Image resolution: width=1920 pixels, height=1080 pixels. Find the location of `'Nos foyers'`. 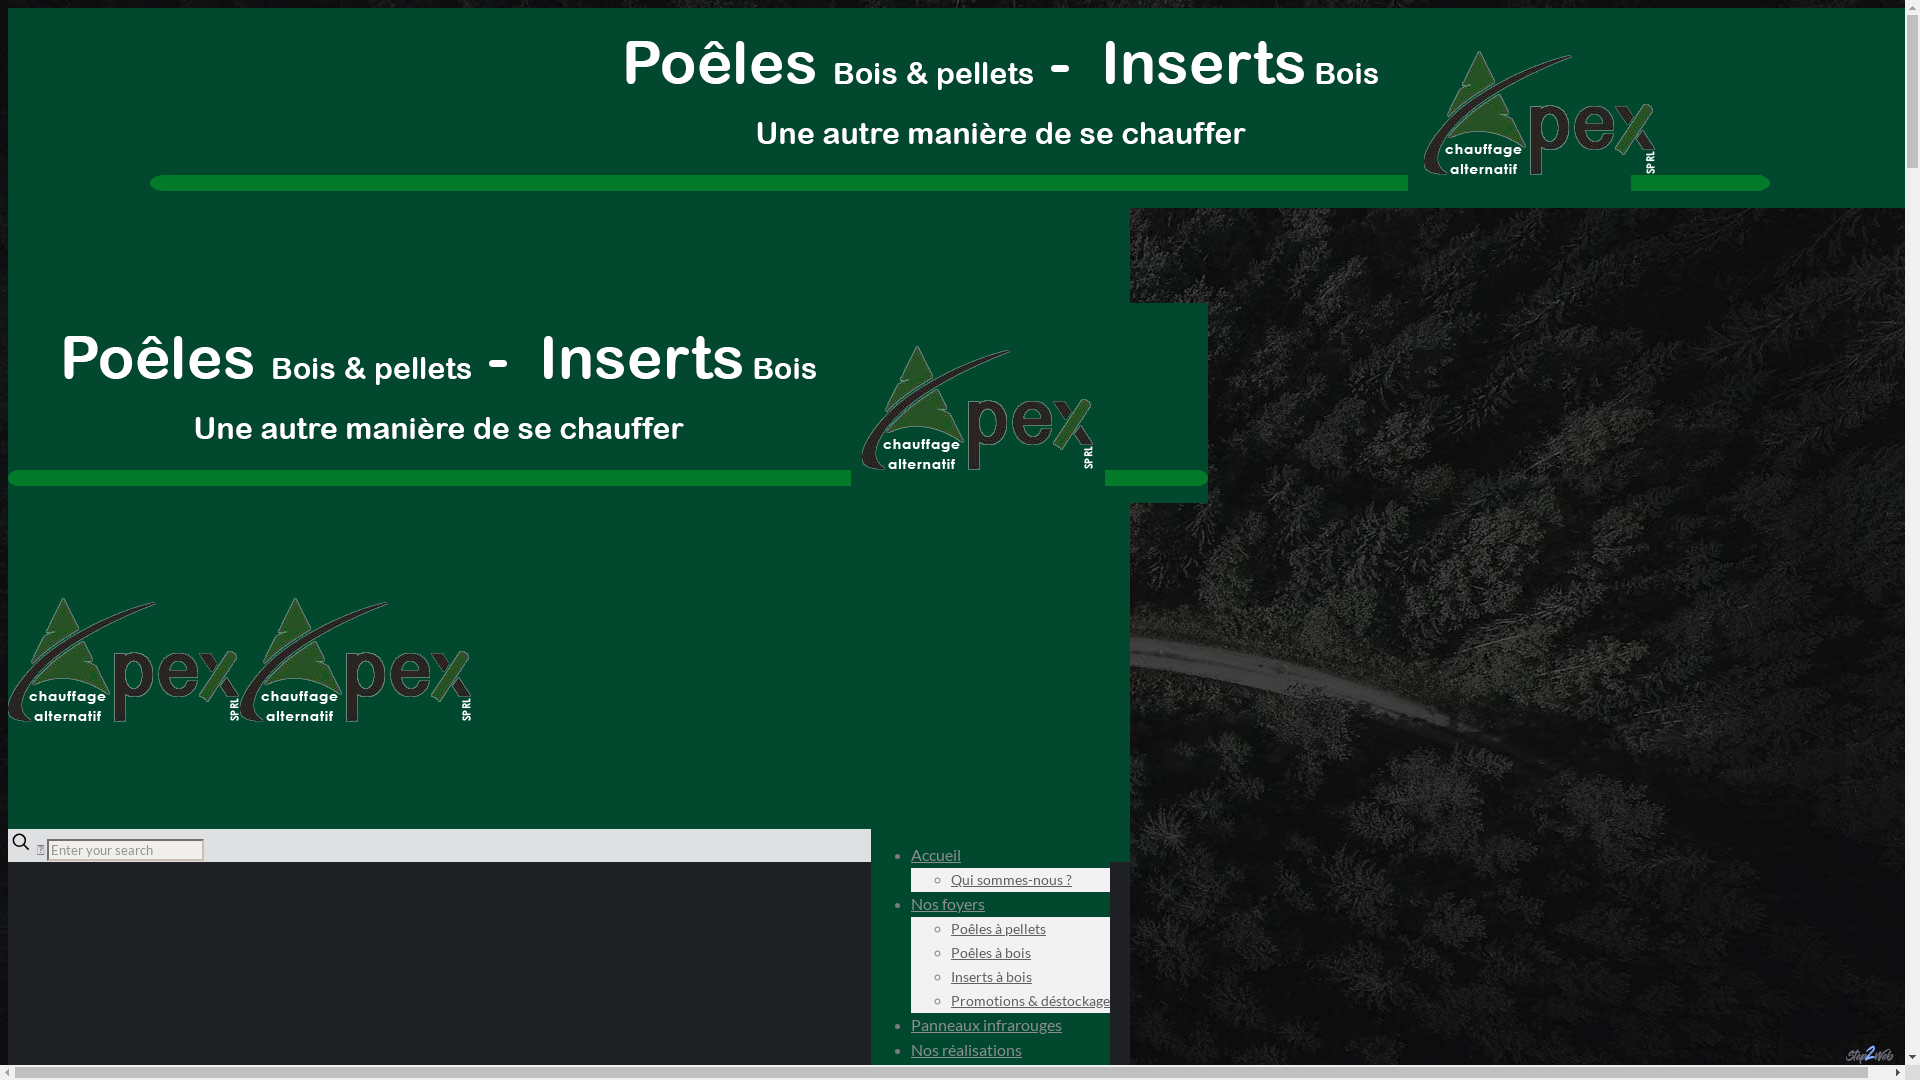

'Nos foyers' is located at coordinates (947, 903).